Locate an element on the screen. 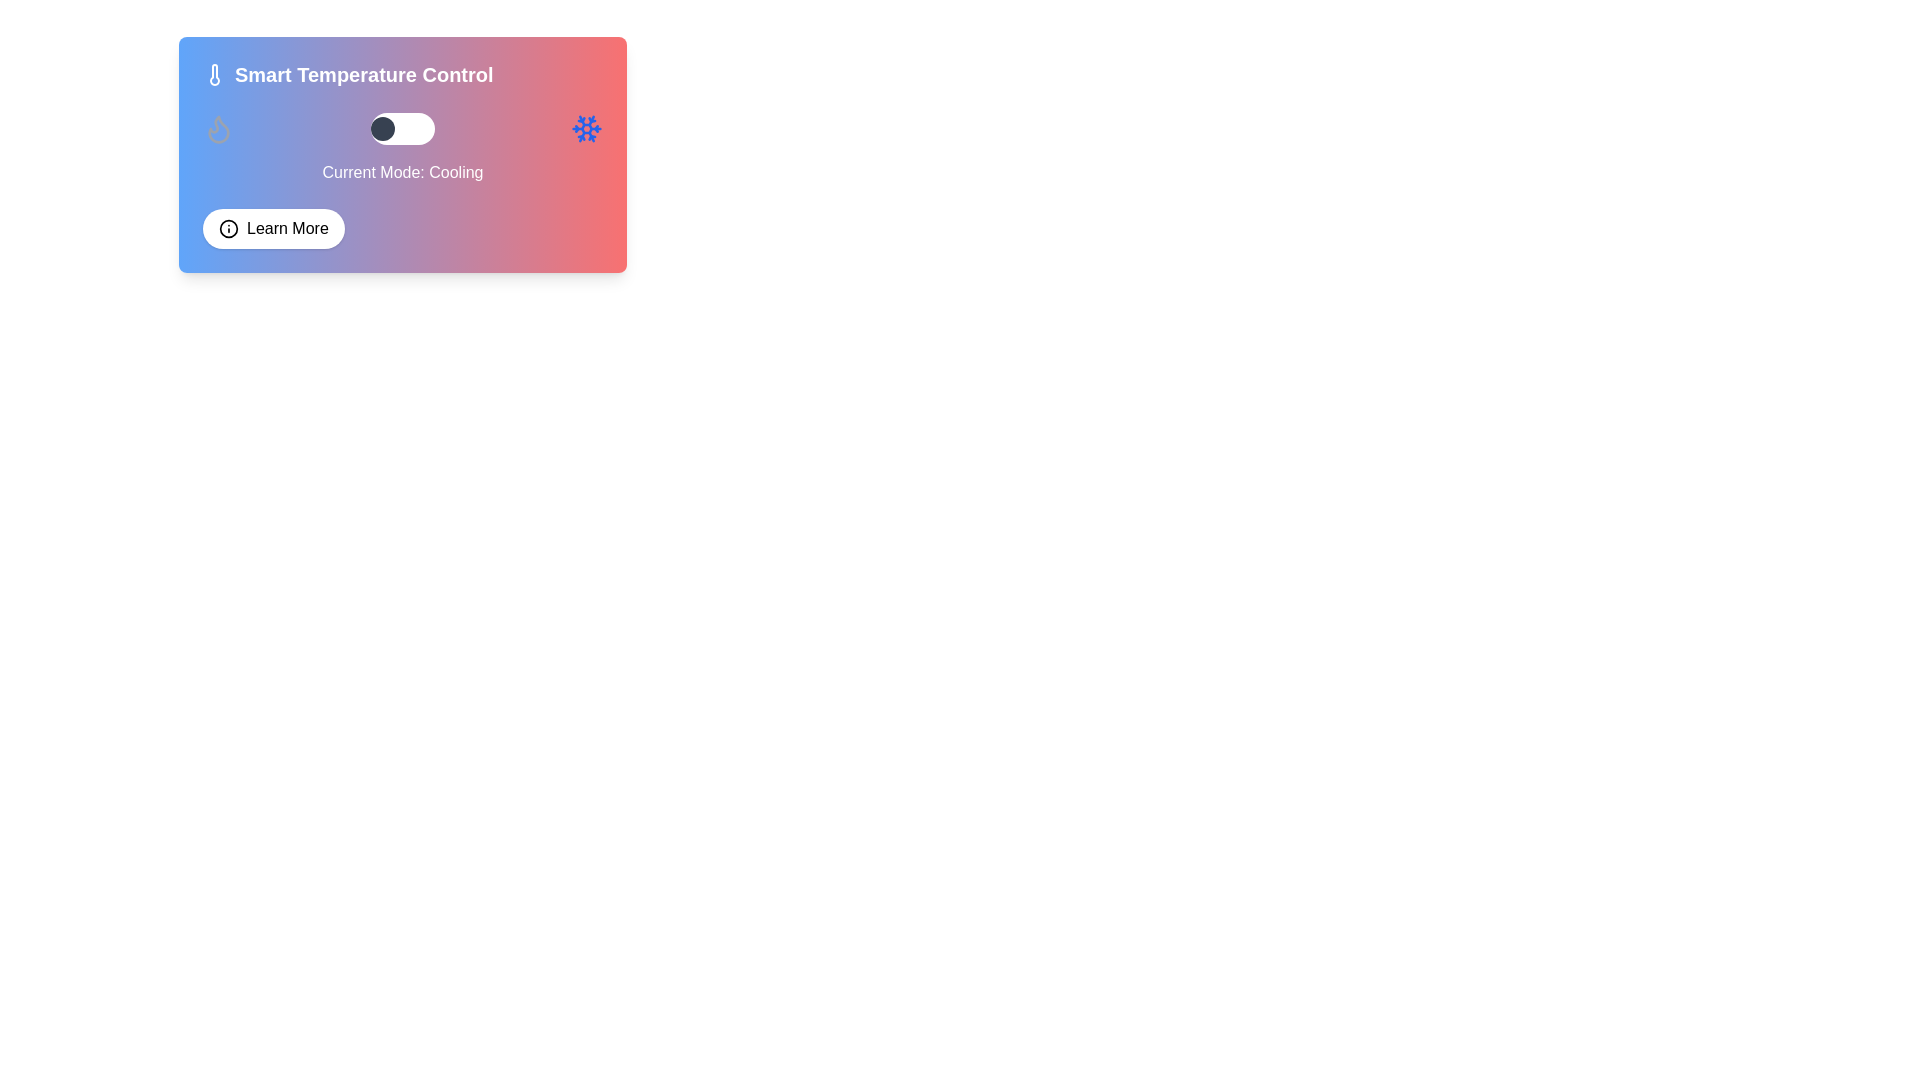 The image size is (1920, 1080). the horizontal toggle switch with a white background and rounded edges to change its state is located at coordinates (402, 128).